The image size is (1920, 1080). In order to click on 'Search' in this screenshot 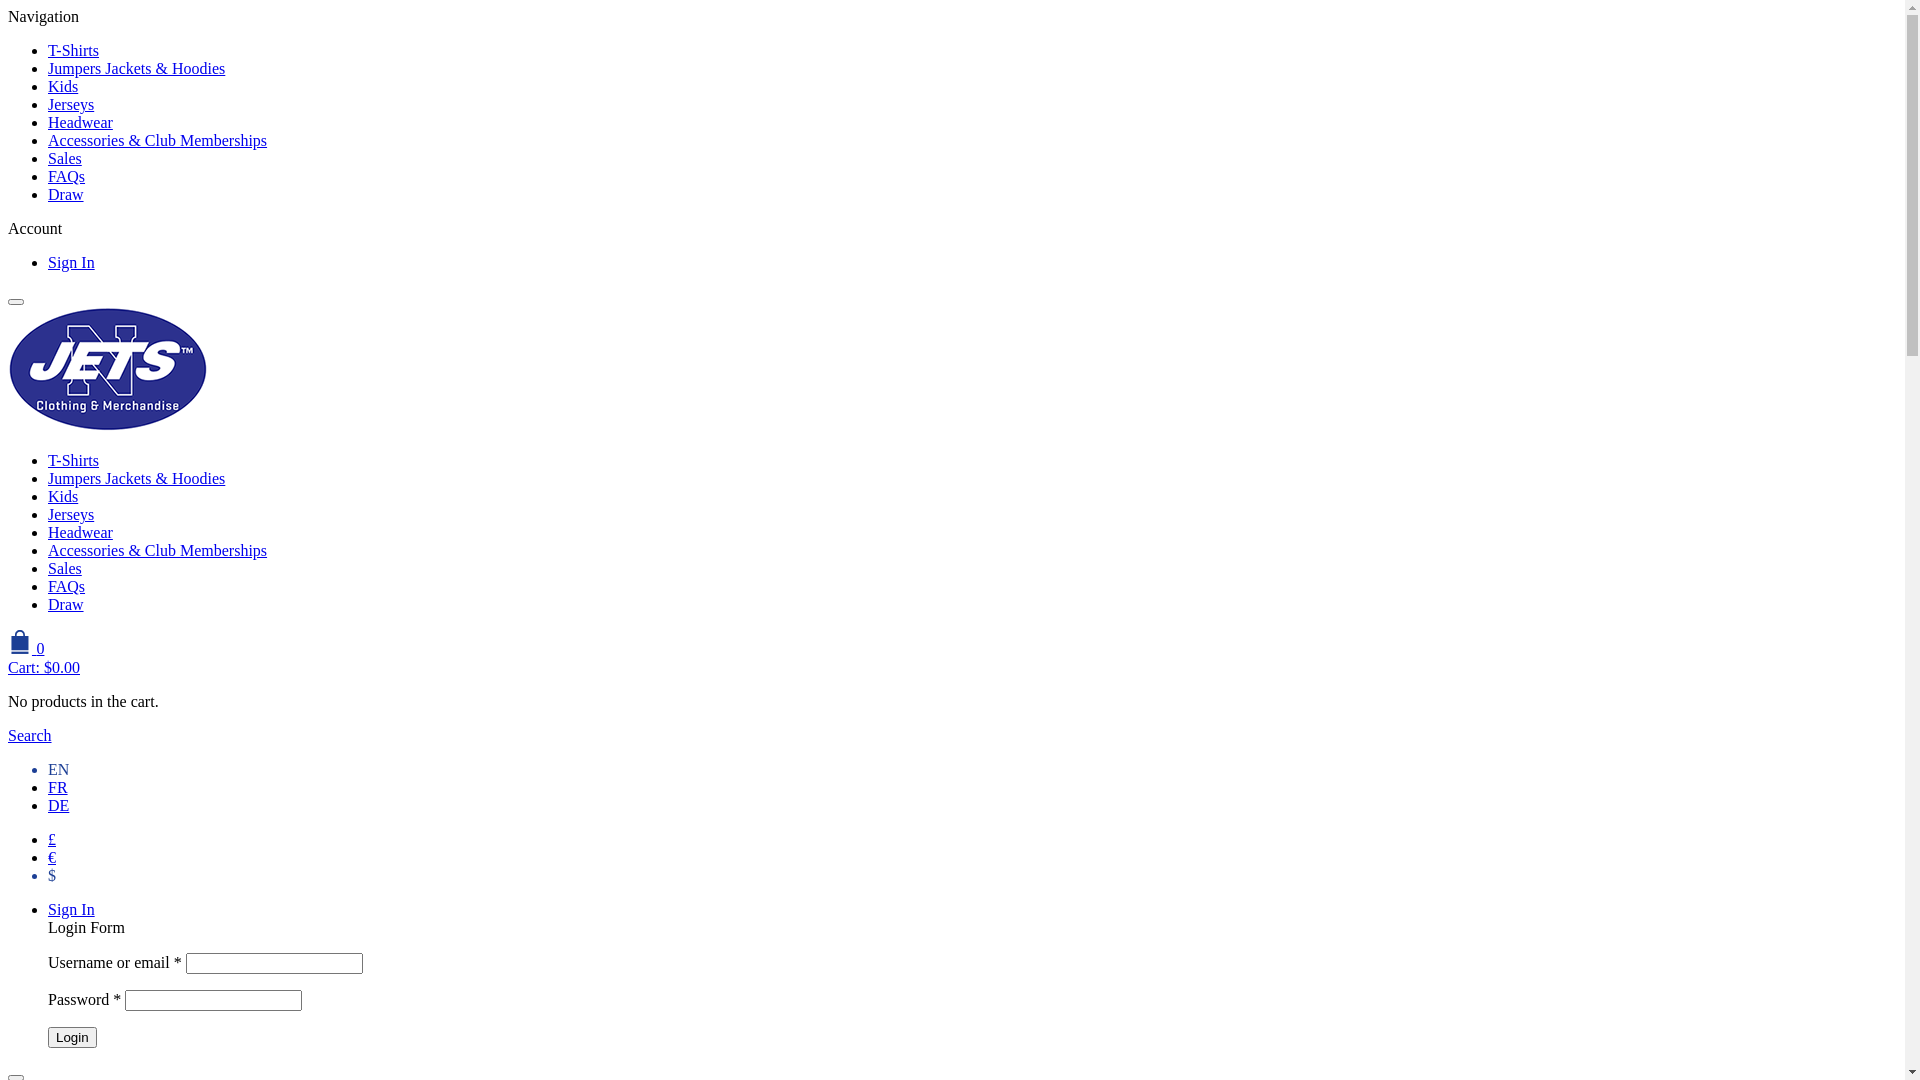, I will do `click(29, 735)`.